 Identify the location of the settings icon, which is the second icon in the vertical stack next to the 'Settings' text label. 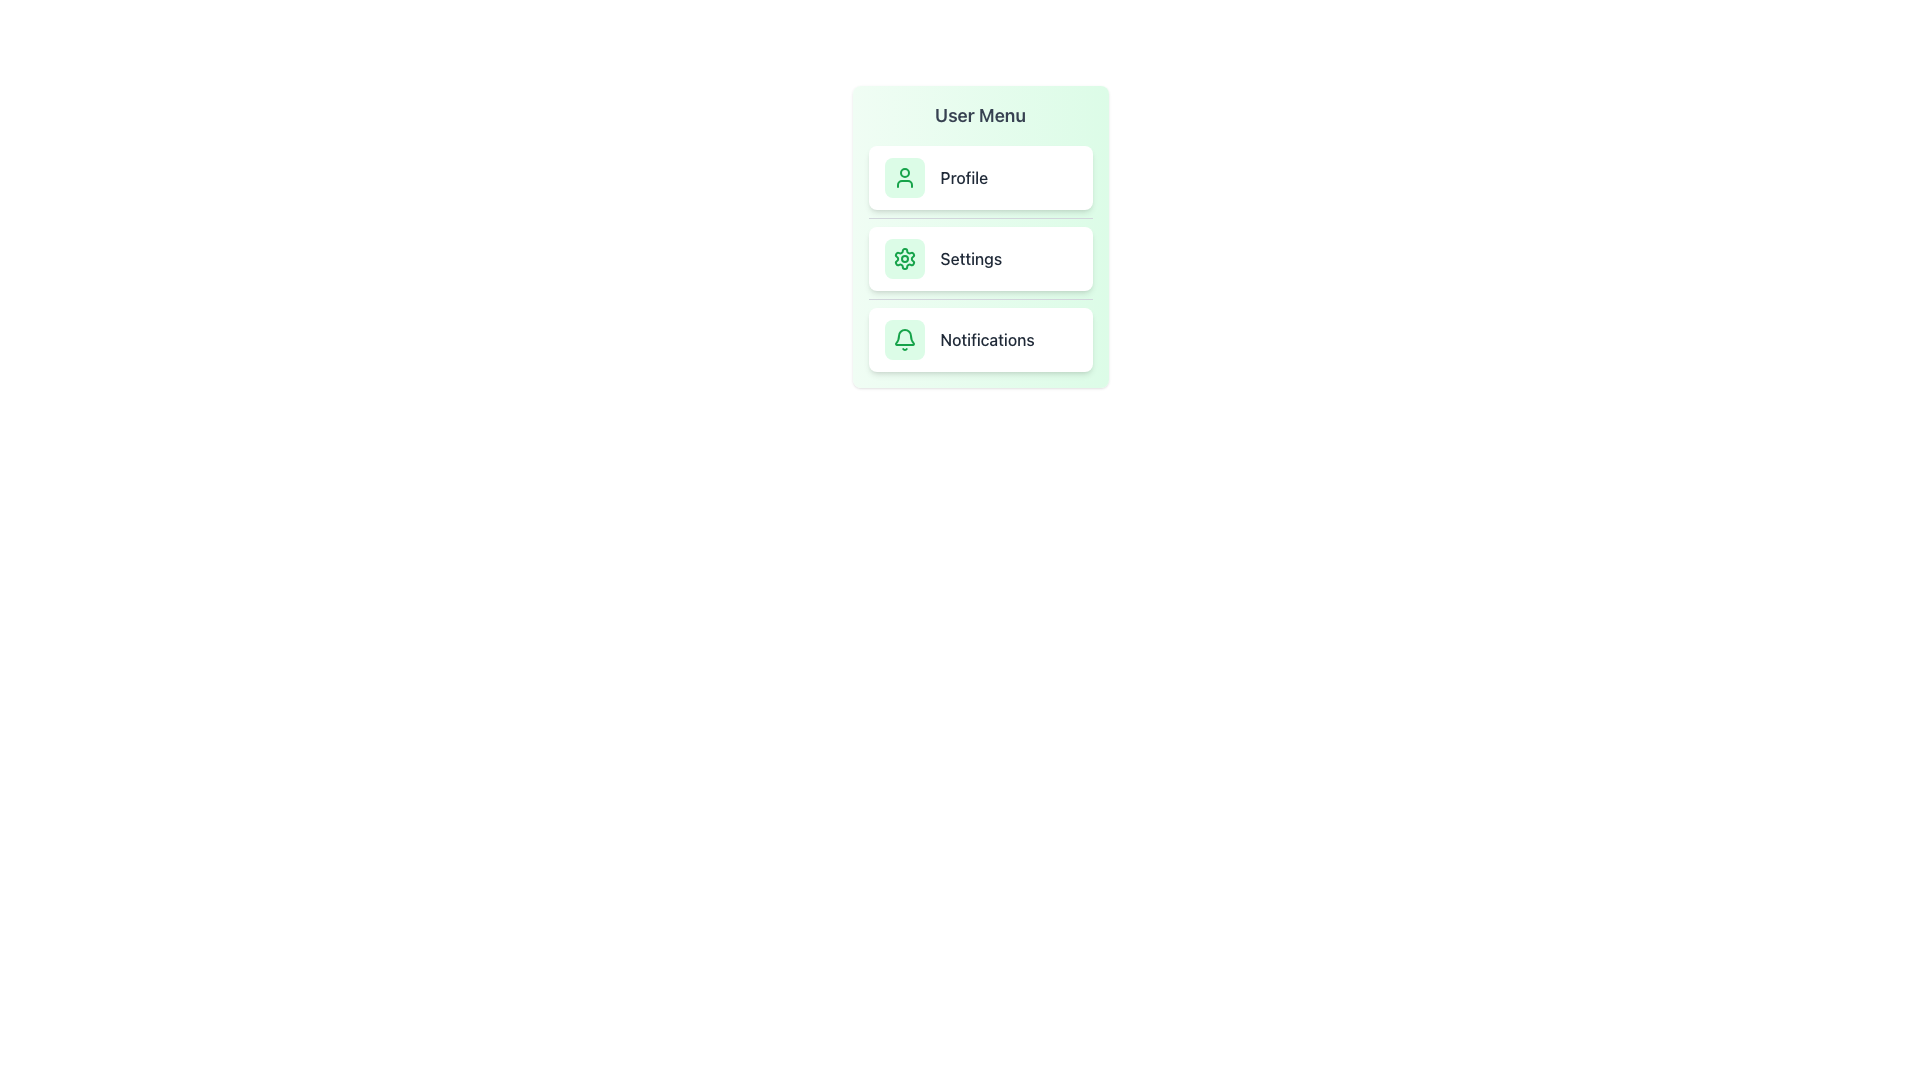
(903, 257).